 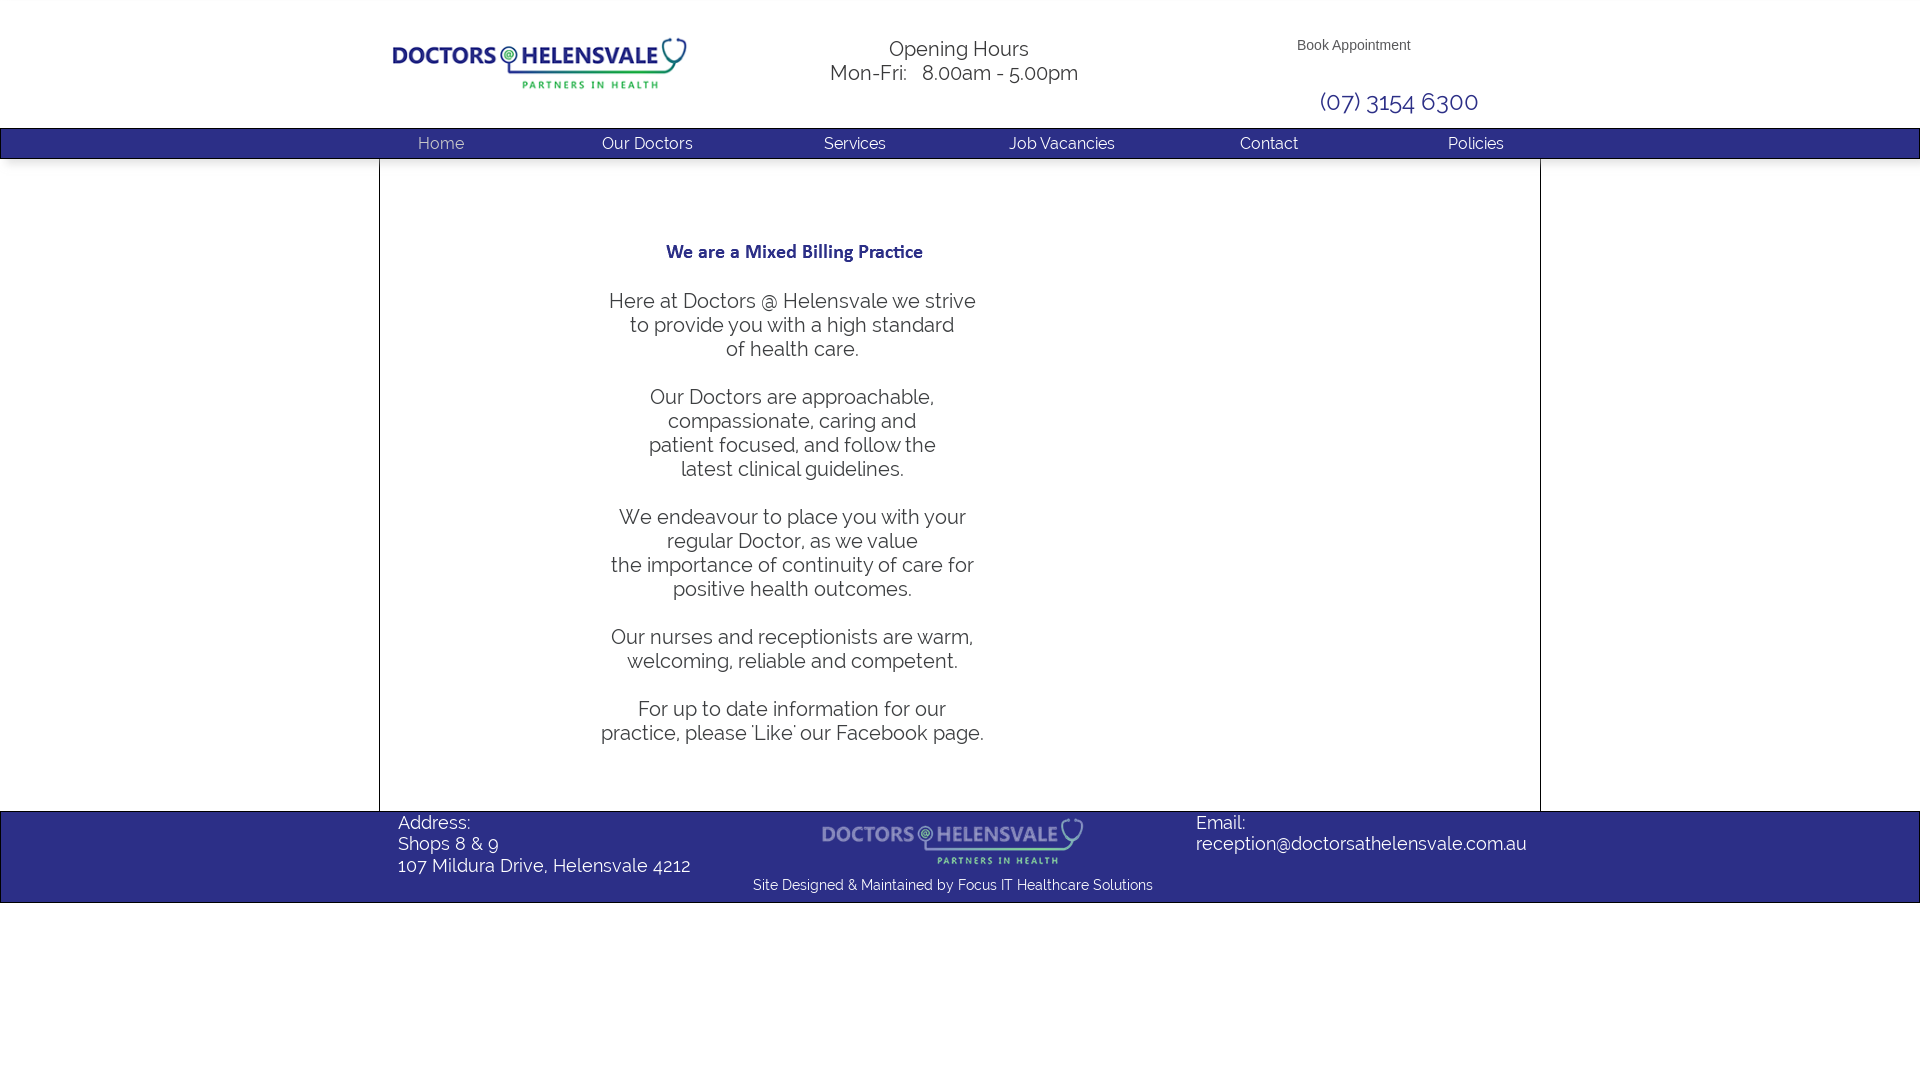 What do you see at coordinates (1267, 142) in the screenshot?
I see `'Contact'` at bounding box center [1267, 142].